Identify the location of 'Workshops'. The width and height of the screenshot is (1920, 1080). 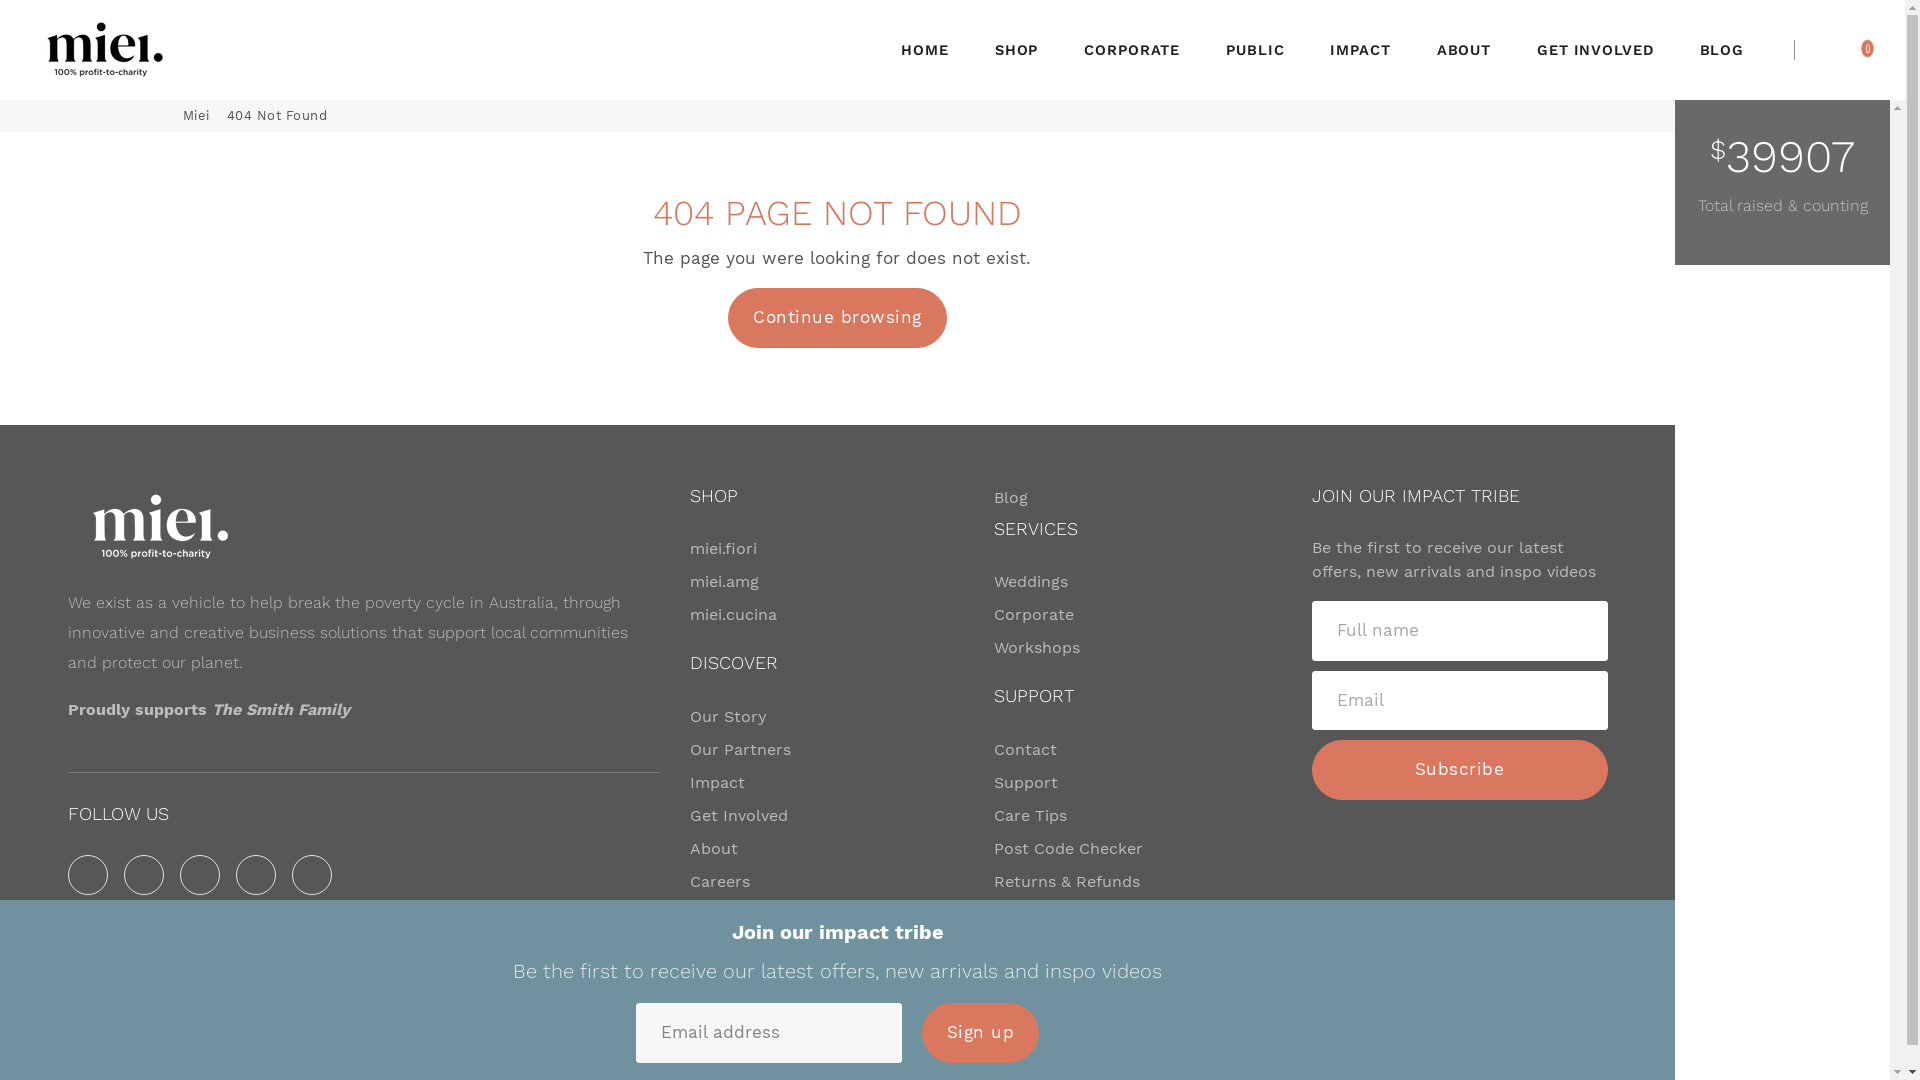
(1036, 648).